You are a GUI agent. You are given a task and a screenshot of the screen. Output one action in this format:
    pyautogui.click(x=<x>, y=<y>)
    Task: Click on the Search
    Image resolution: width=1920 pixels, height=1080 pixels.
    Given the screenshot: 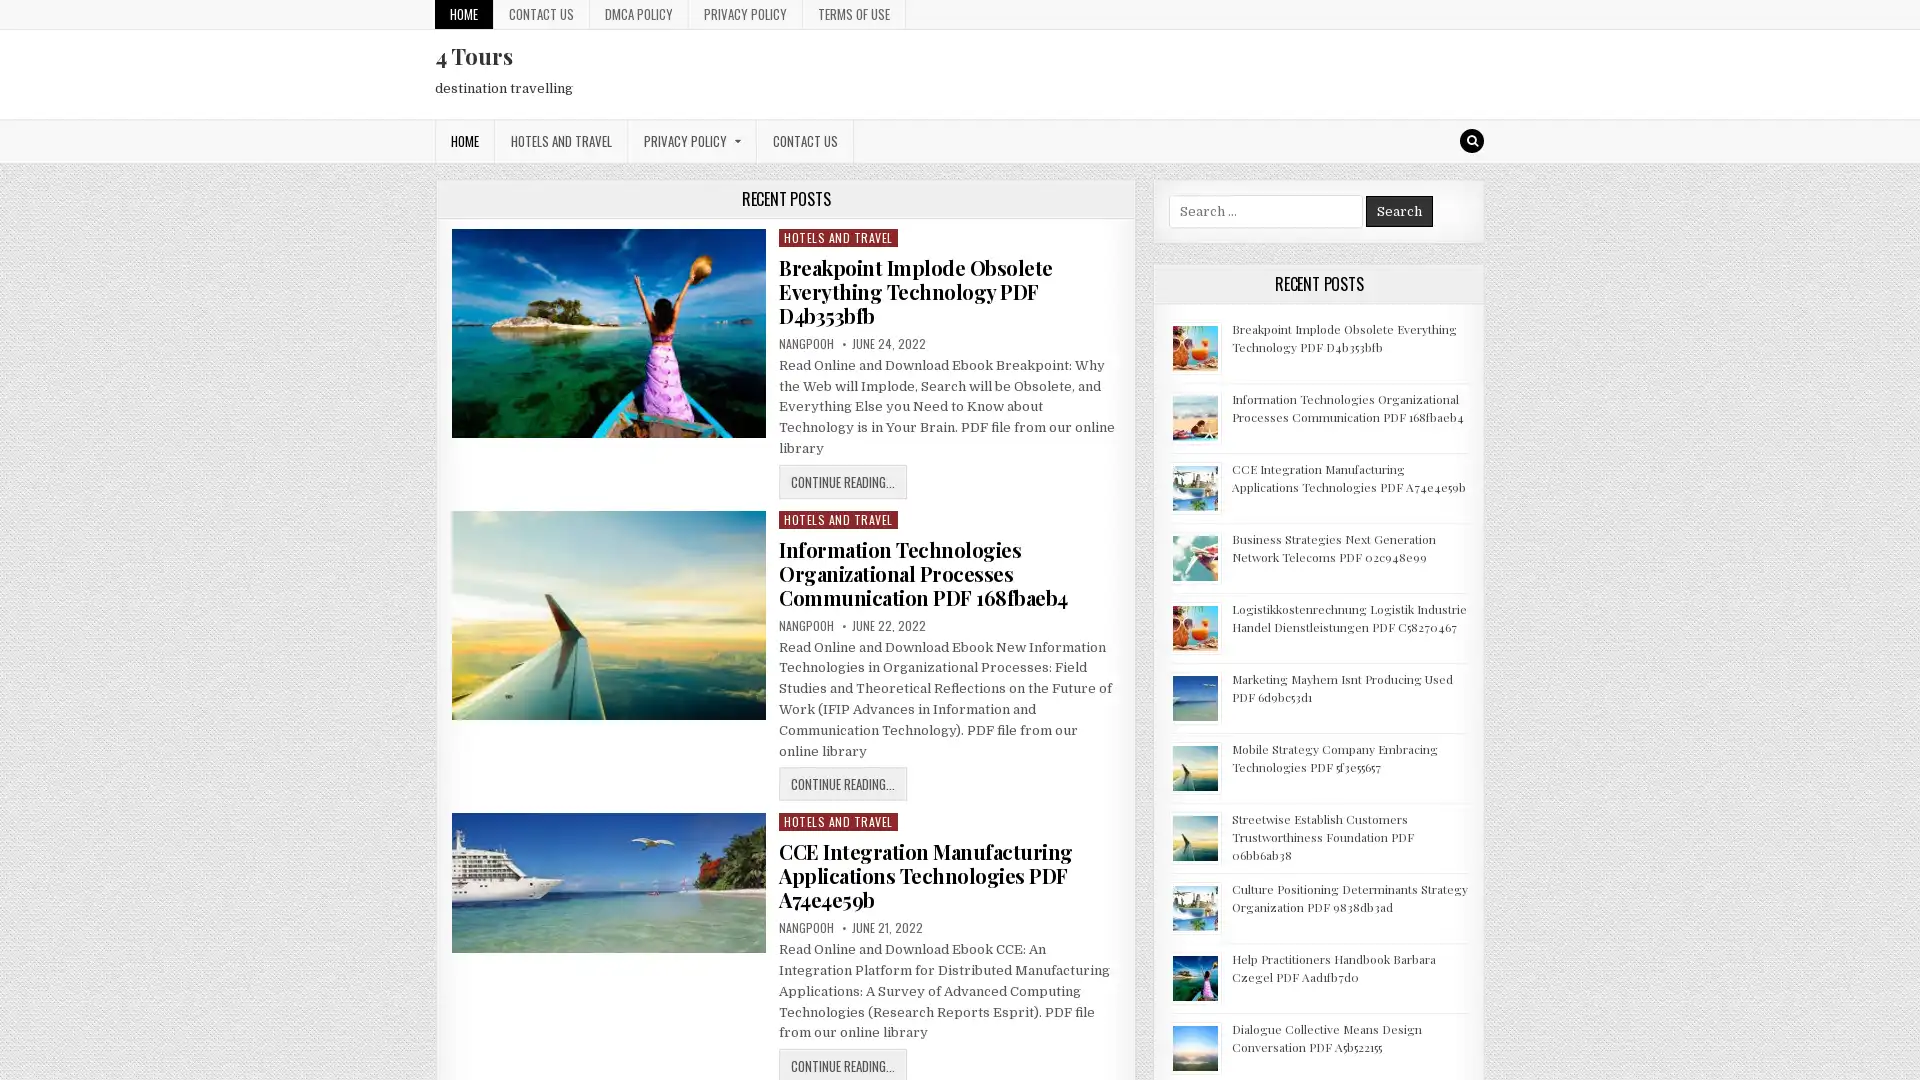 What is the action you would take?
    pyautogui.click(x=1398, y=211)
    